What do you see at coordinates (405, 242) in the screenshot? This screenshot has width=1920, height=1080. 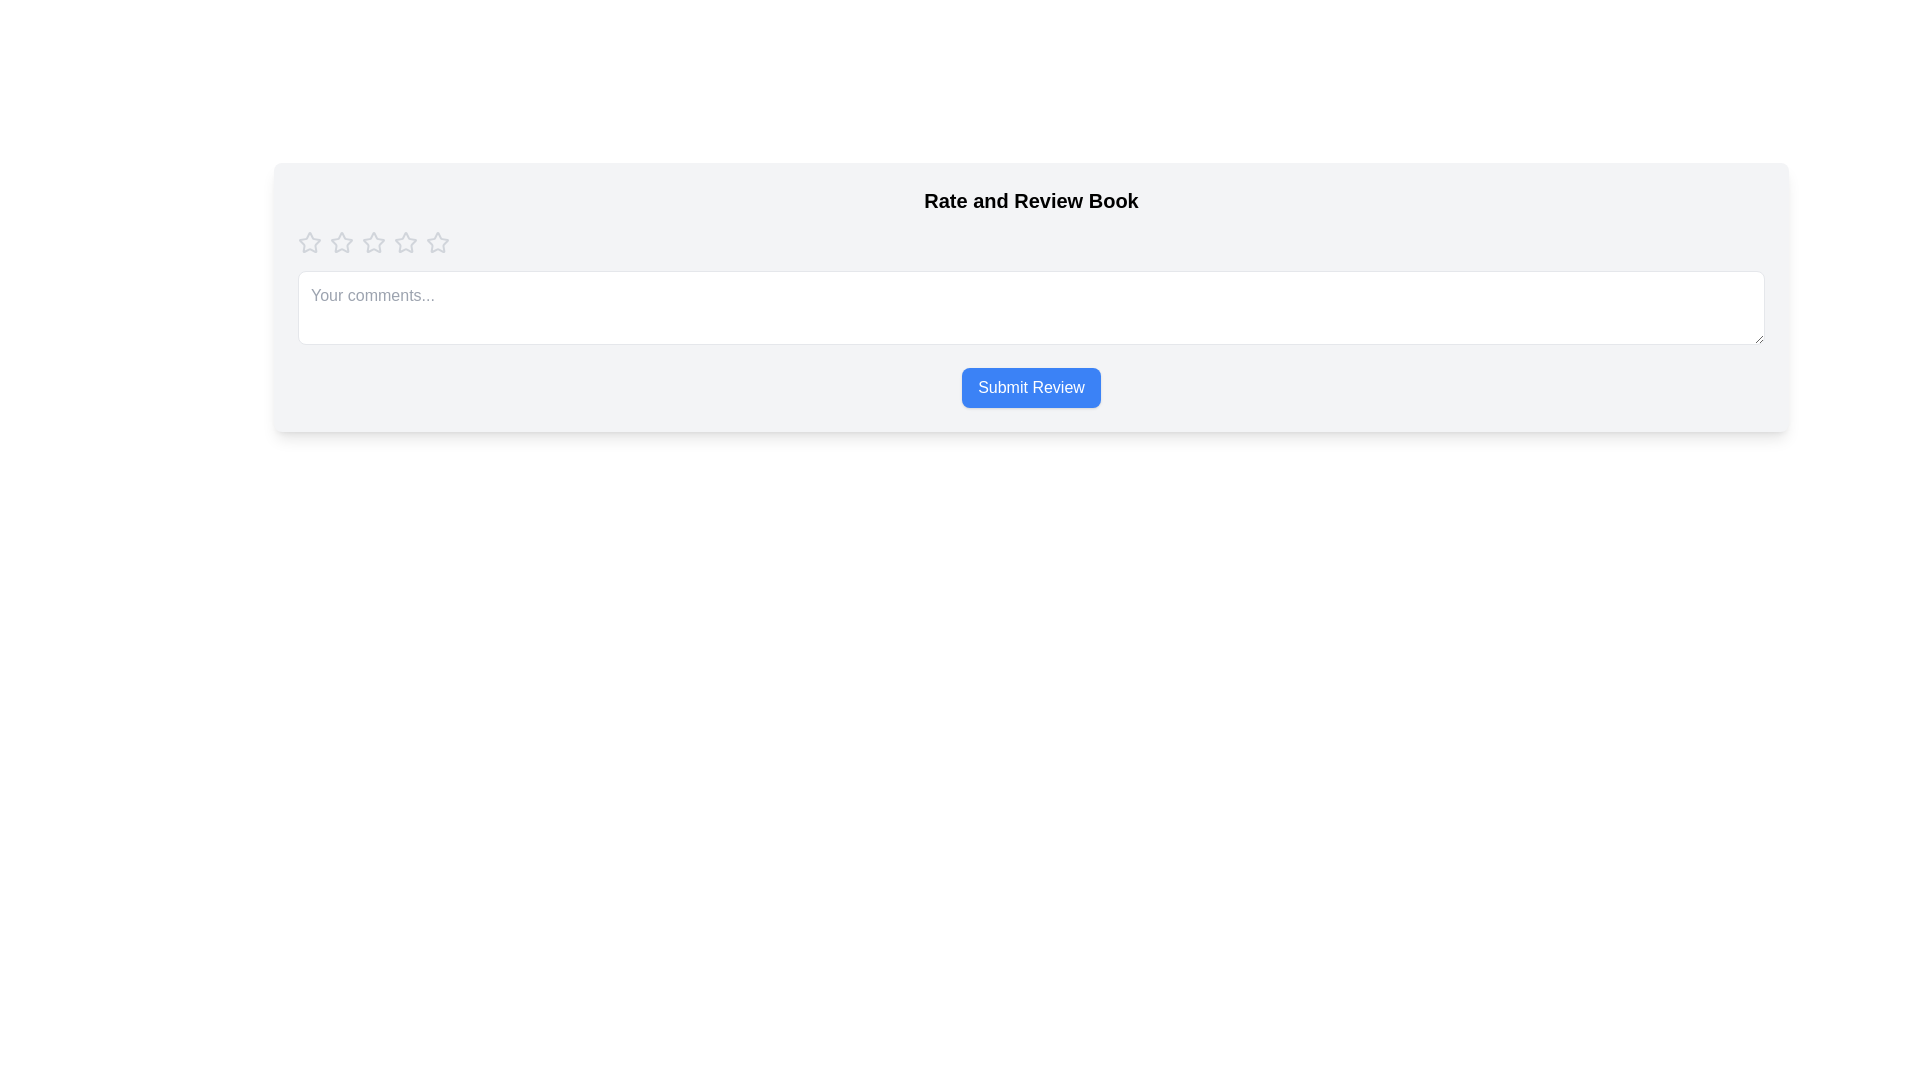 I see `the star corresponding to the rating level 4` at bounding box center [405, 242].